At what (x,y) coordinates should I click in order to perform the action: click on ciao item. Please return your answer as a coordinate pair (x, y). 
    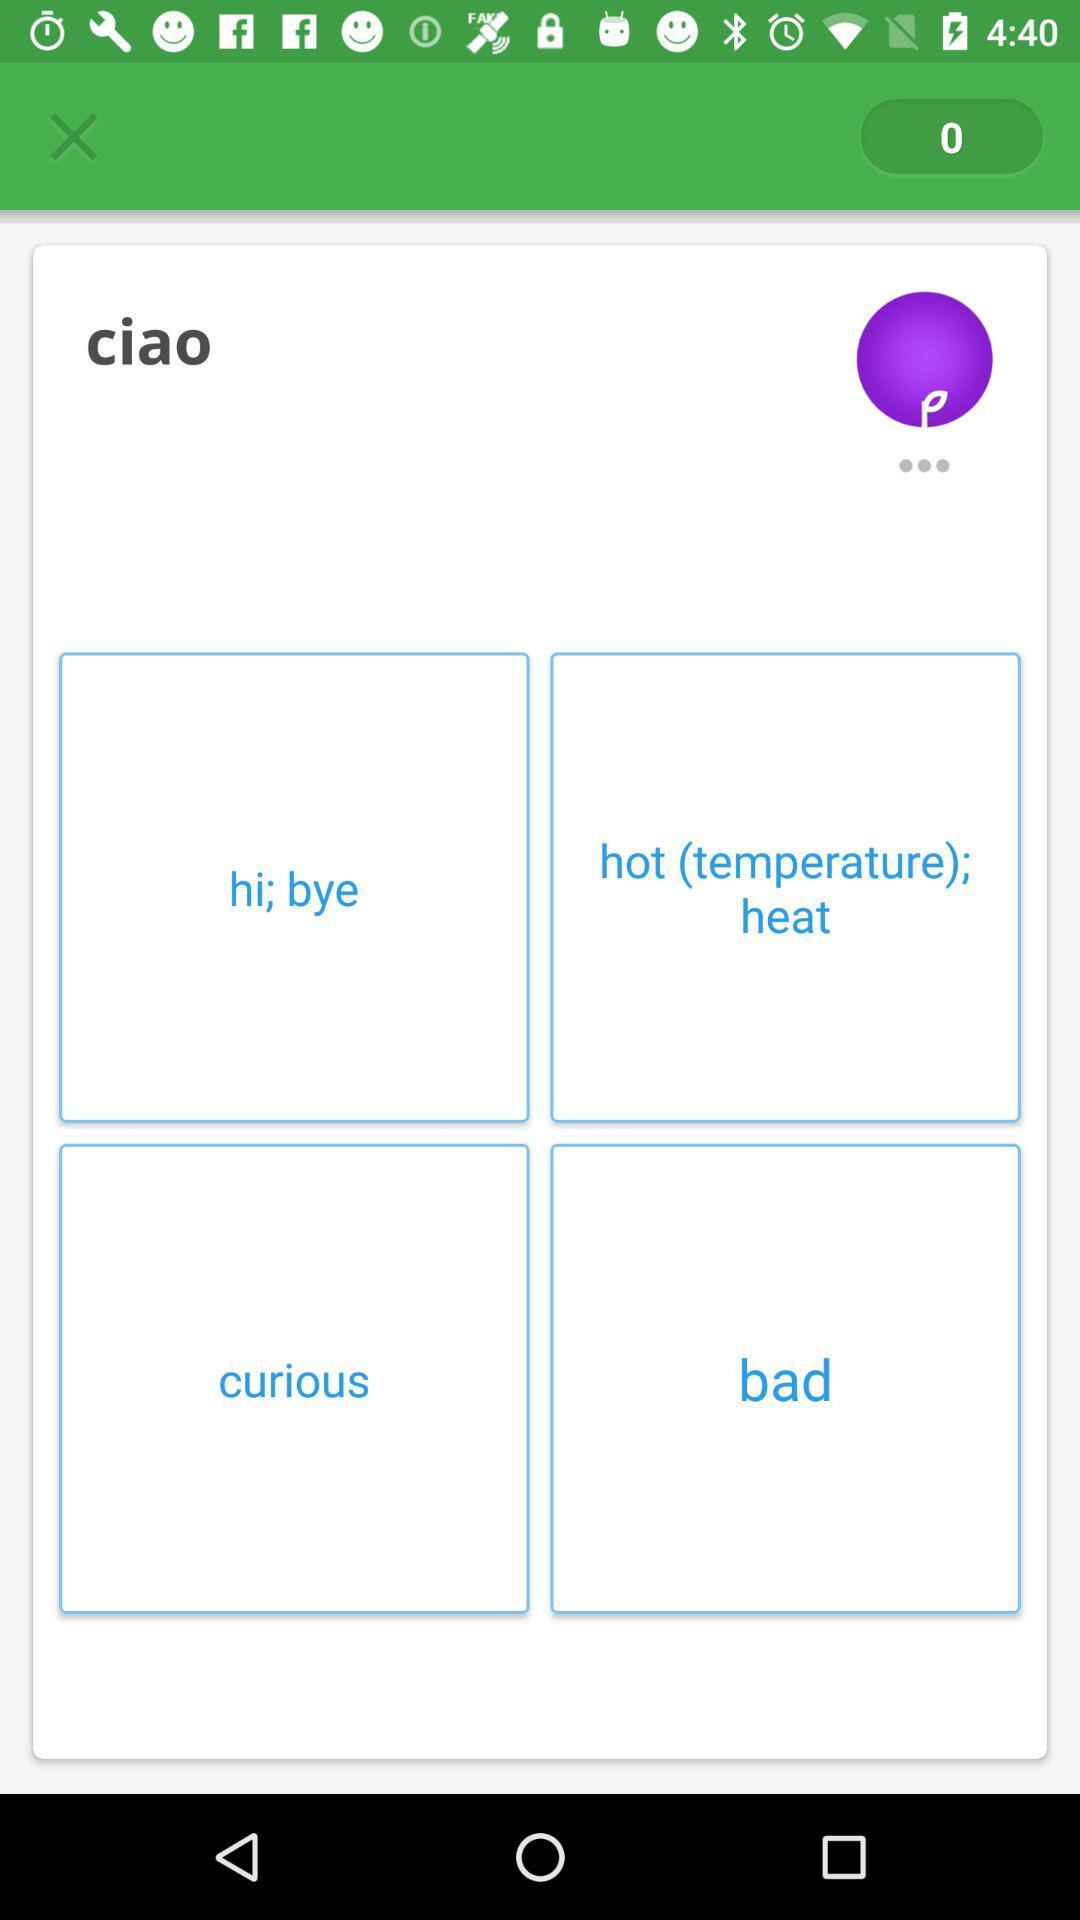
    Looking at the image, I should click on (451, 340).